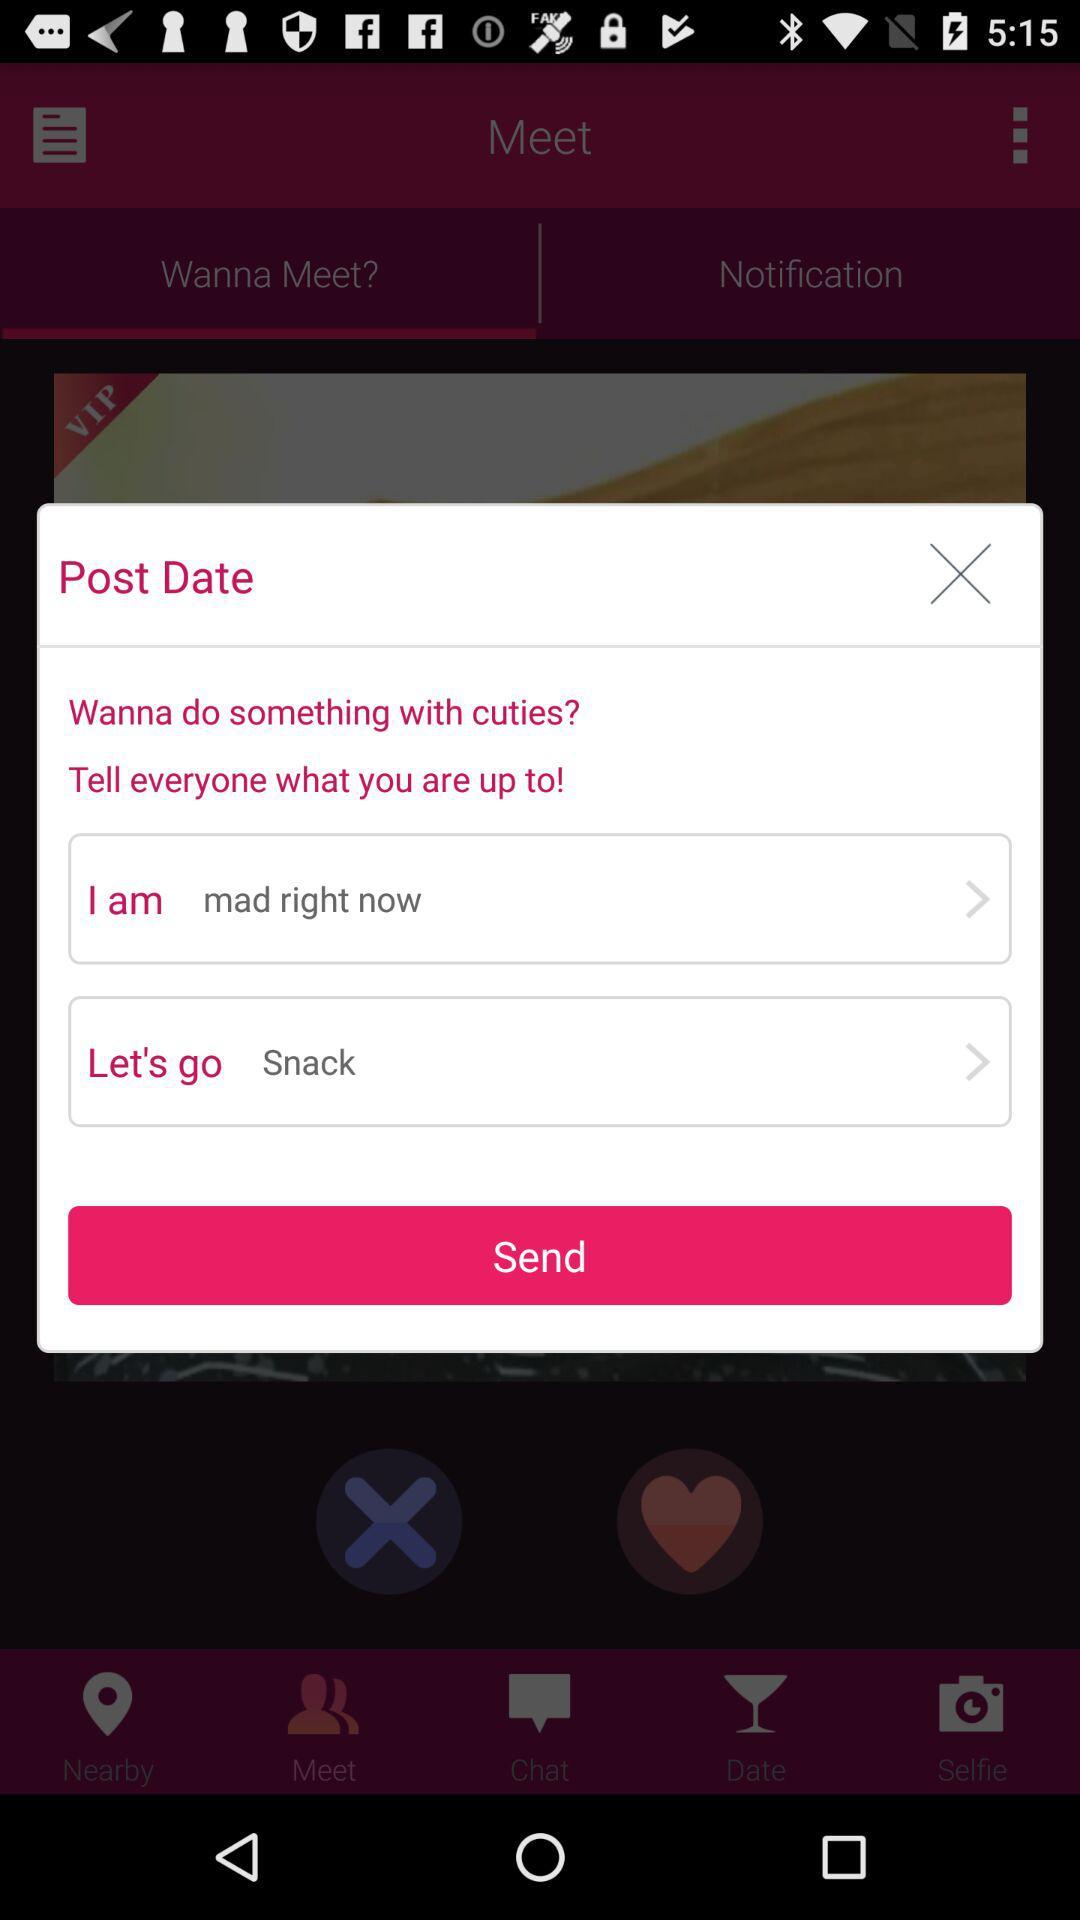 This screenshot has height=1920, width=1080. What do you see at coordinates (583, 897) in the screenshot?
I see `the icon below tell everyone what app` at bounding box center [583, 897].